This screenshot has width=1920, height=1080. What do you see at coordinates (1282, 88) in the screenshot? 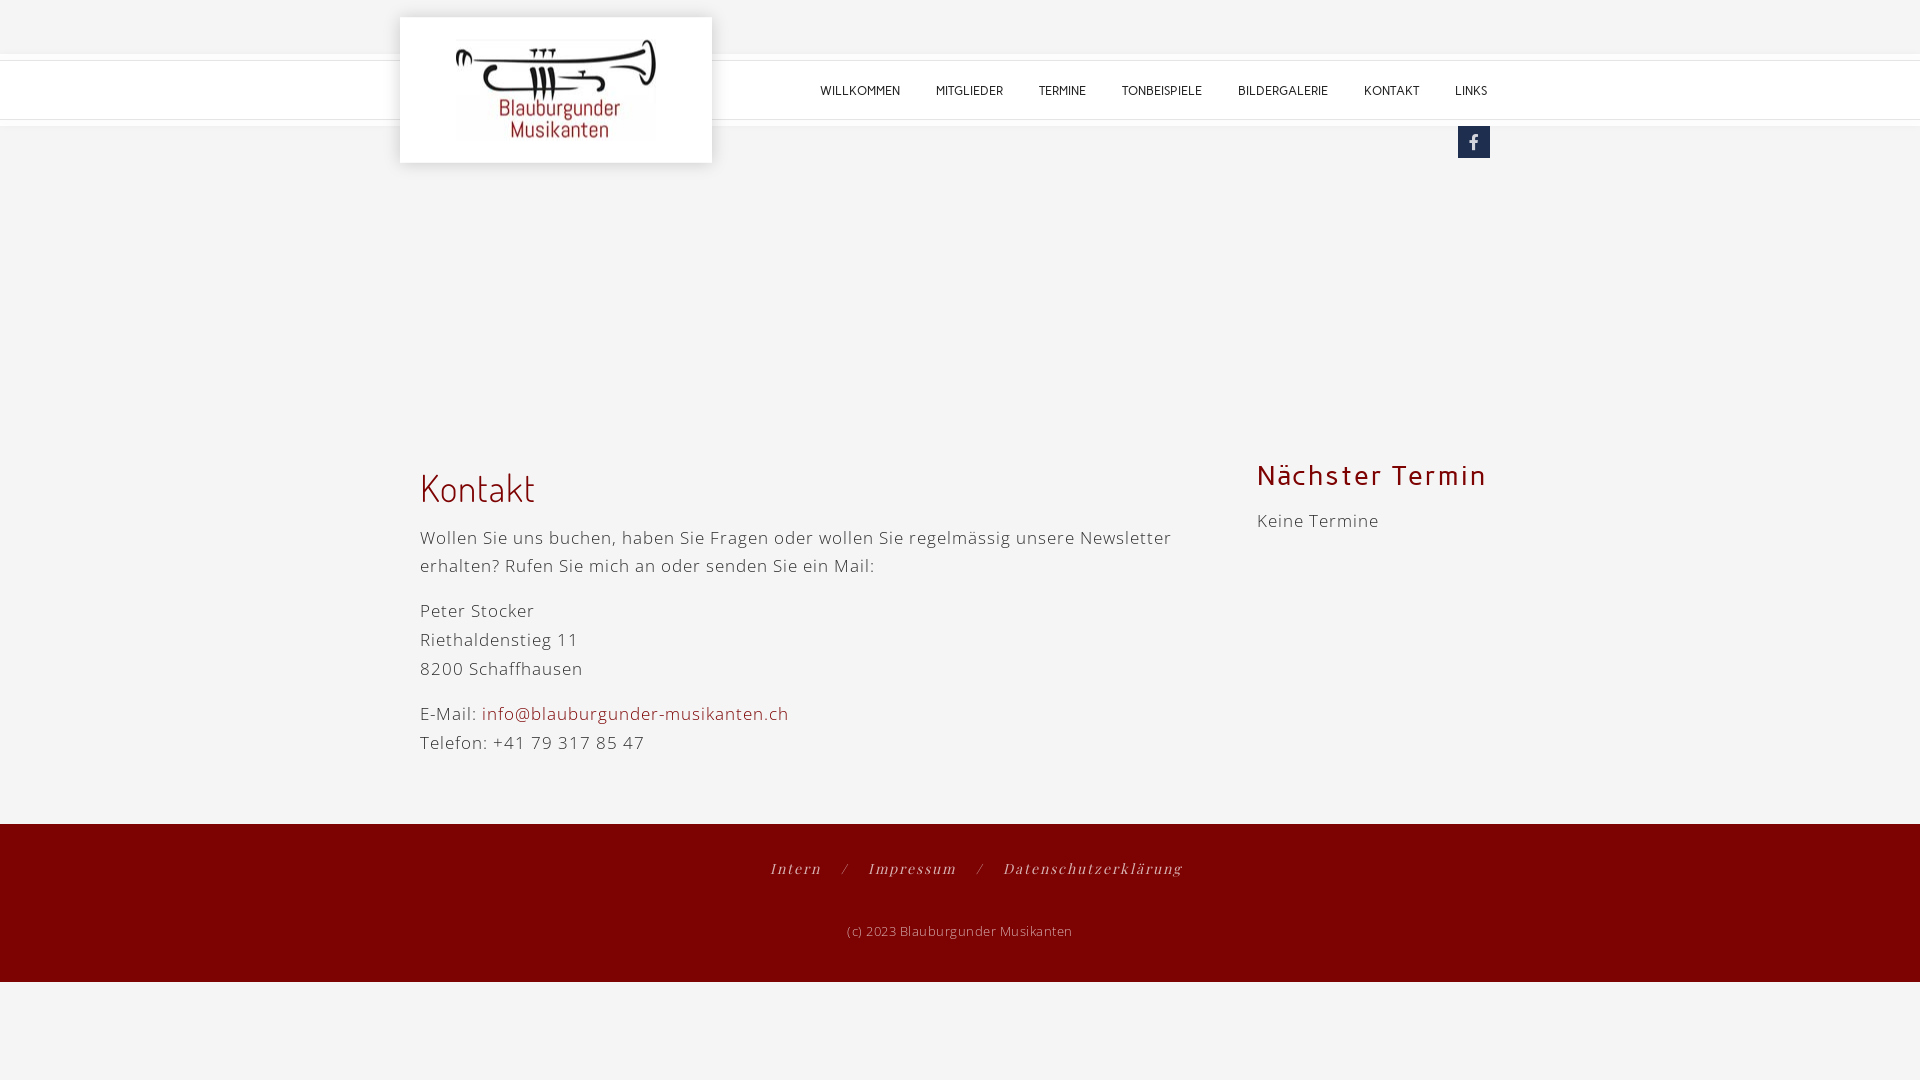
I see `'BILDERGALERIE'` at bounding box center [1282, 88].